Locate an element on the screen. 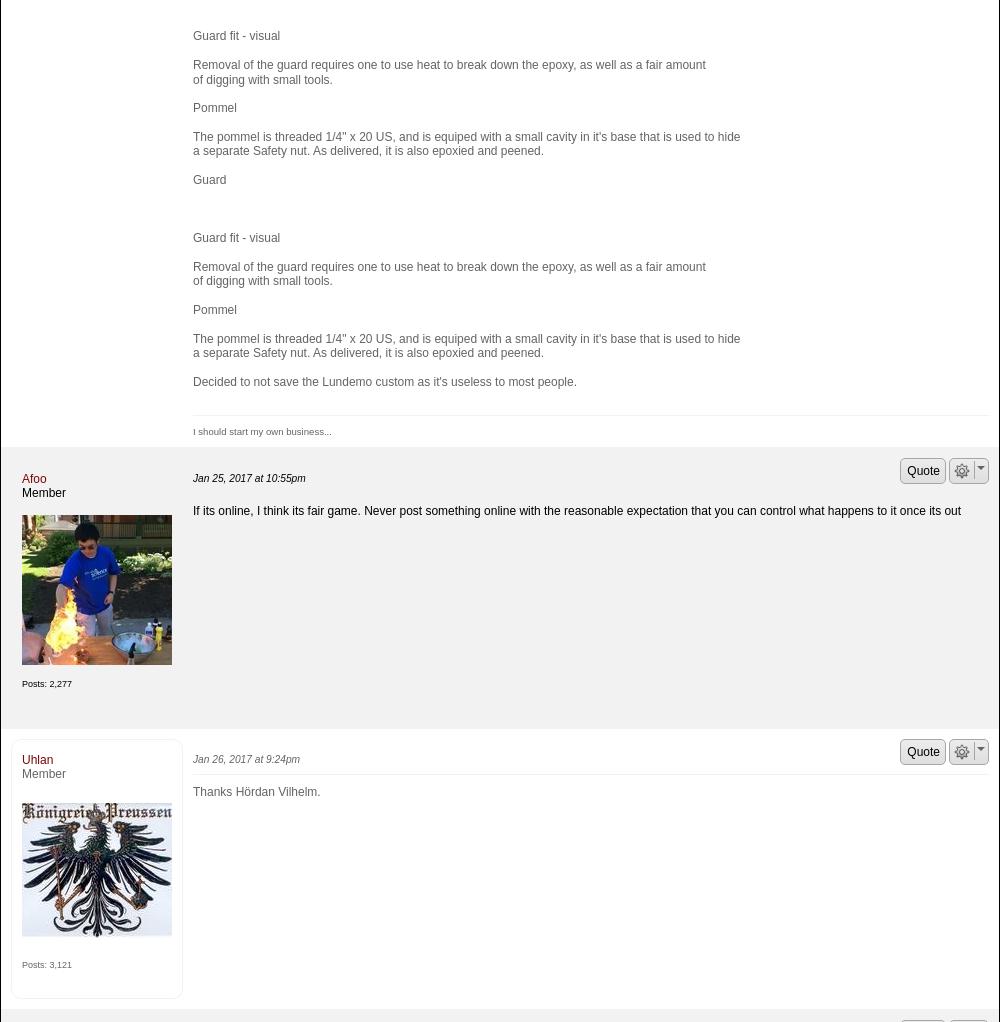 The image size is (1000, 1022). 'Decided to not save the Lundemo custom as it's useless to most people.' is located at coordinates (385, 380).